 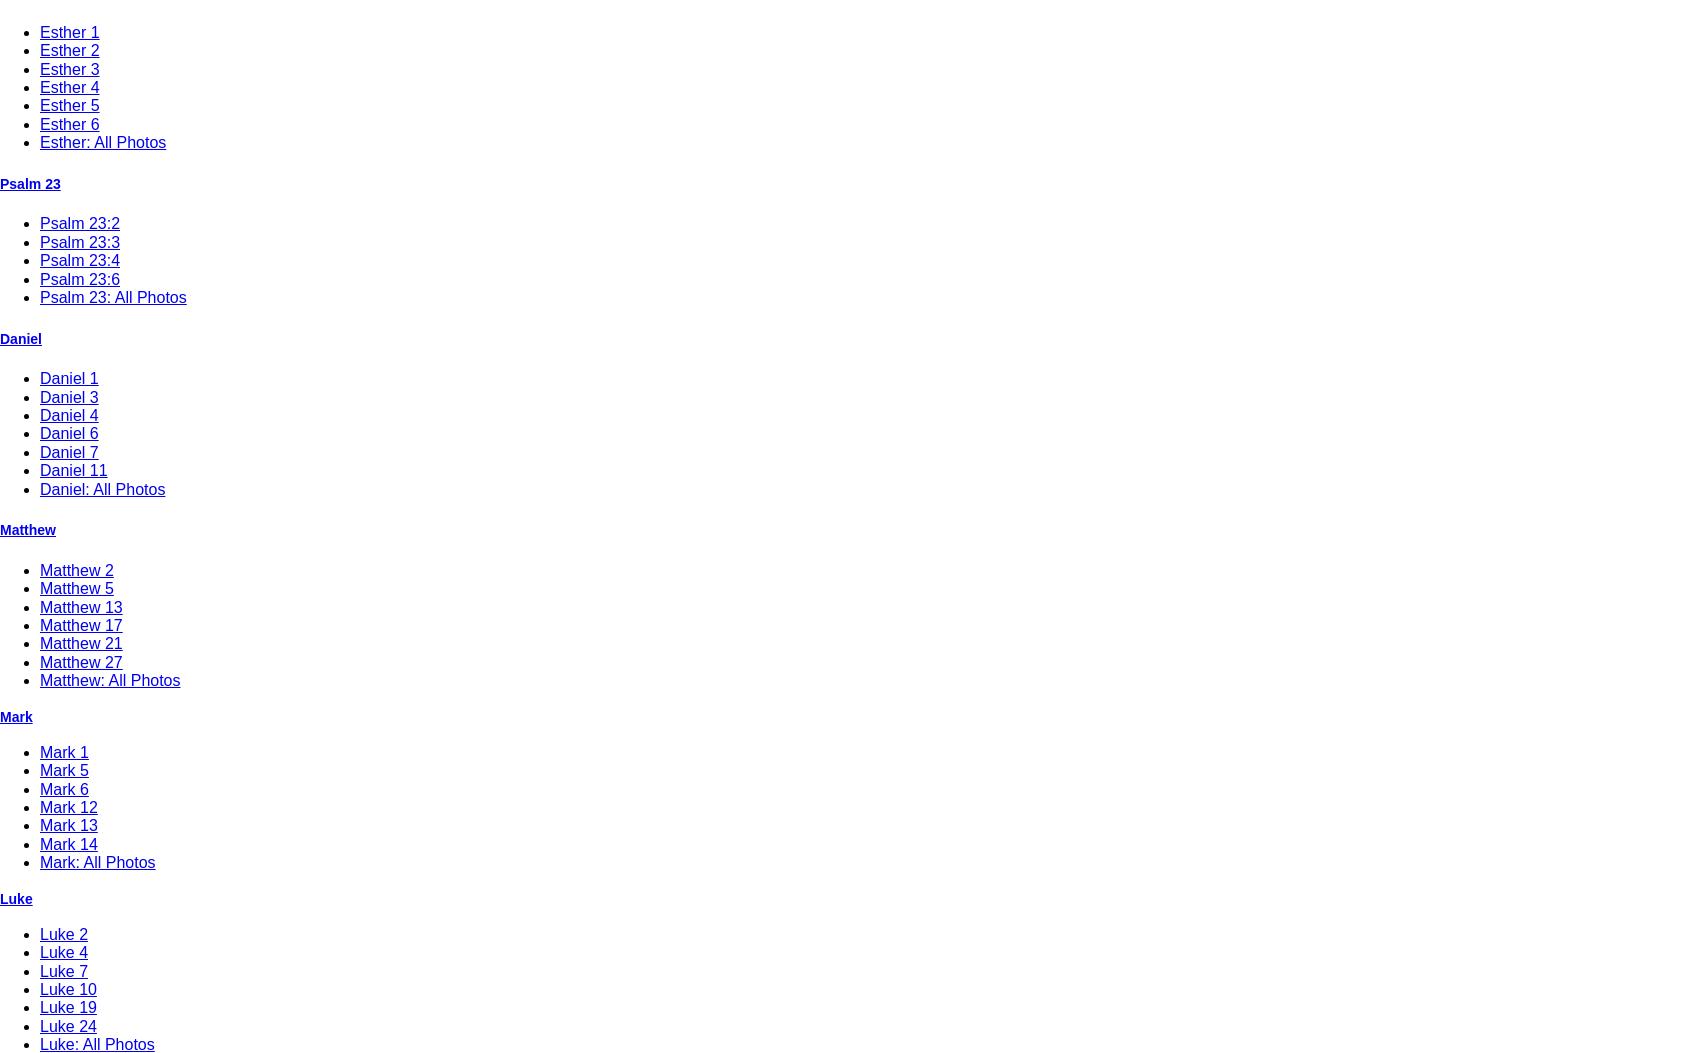 What do you see at coordinates (109, 680) in the screenshot?
I see `'Matthew: All Photos'` at bounding box center [109, 680].